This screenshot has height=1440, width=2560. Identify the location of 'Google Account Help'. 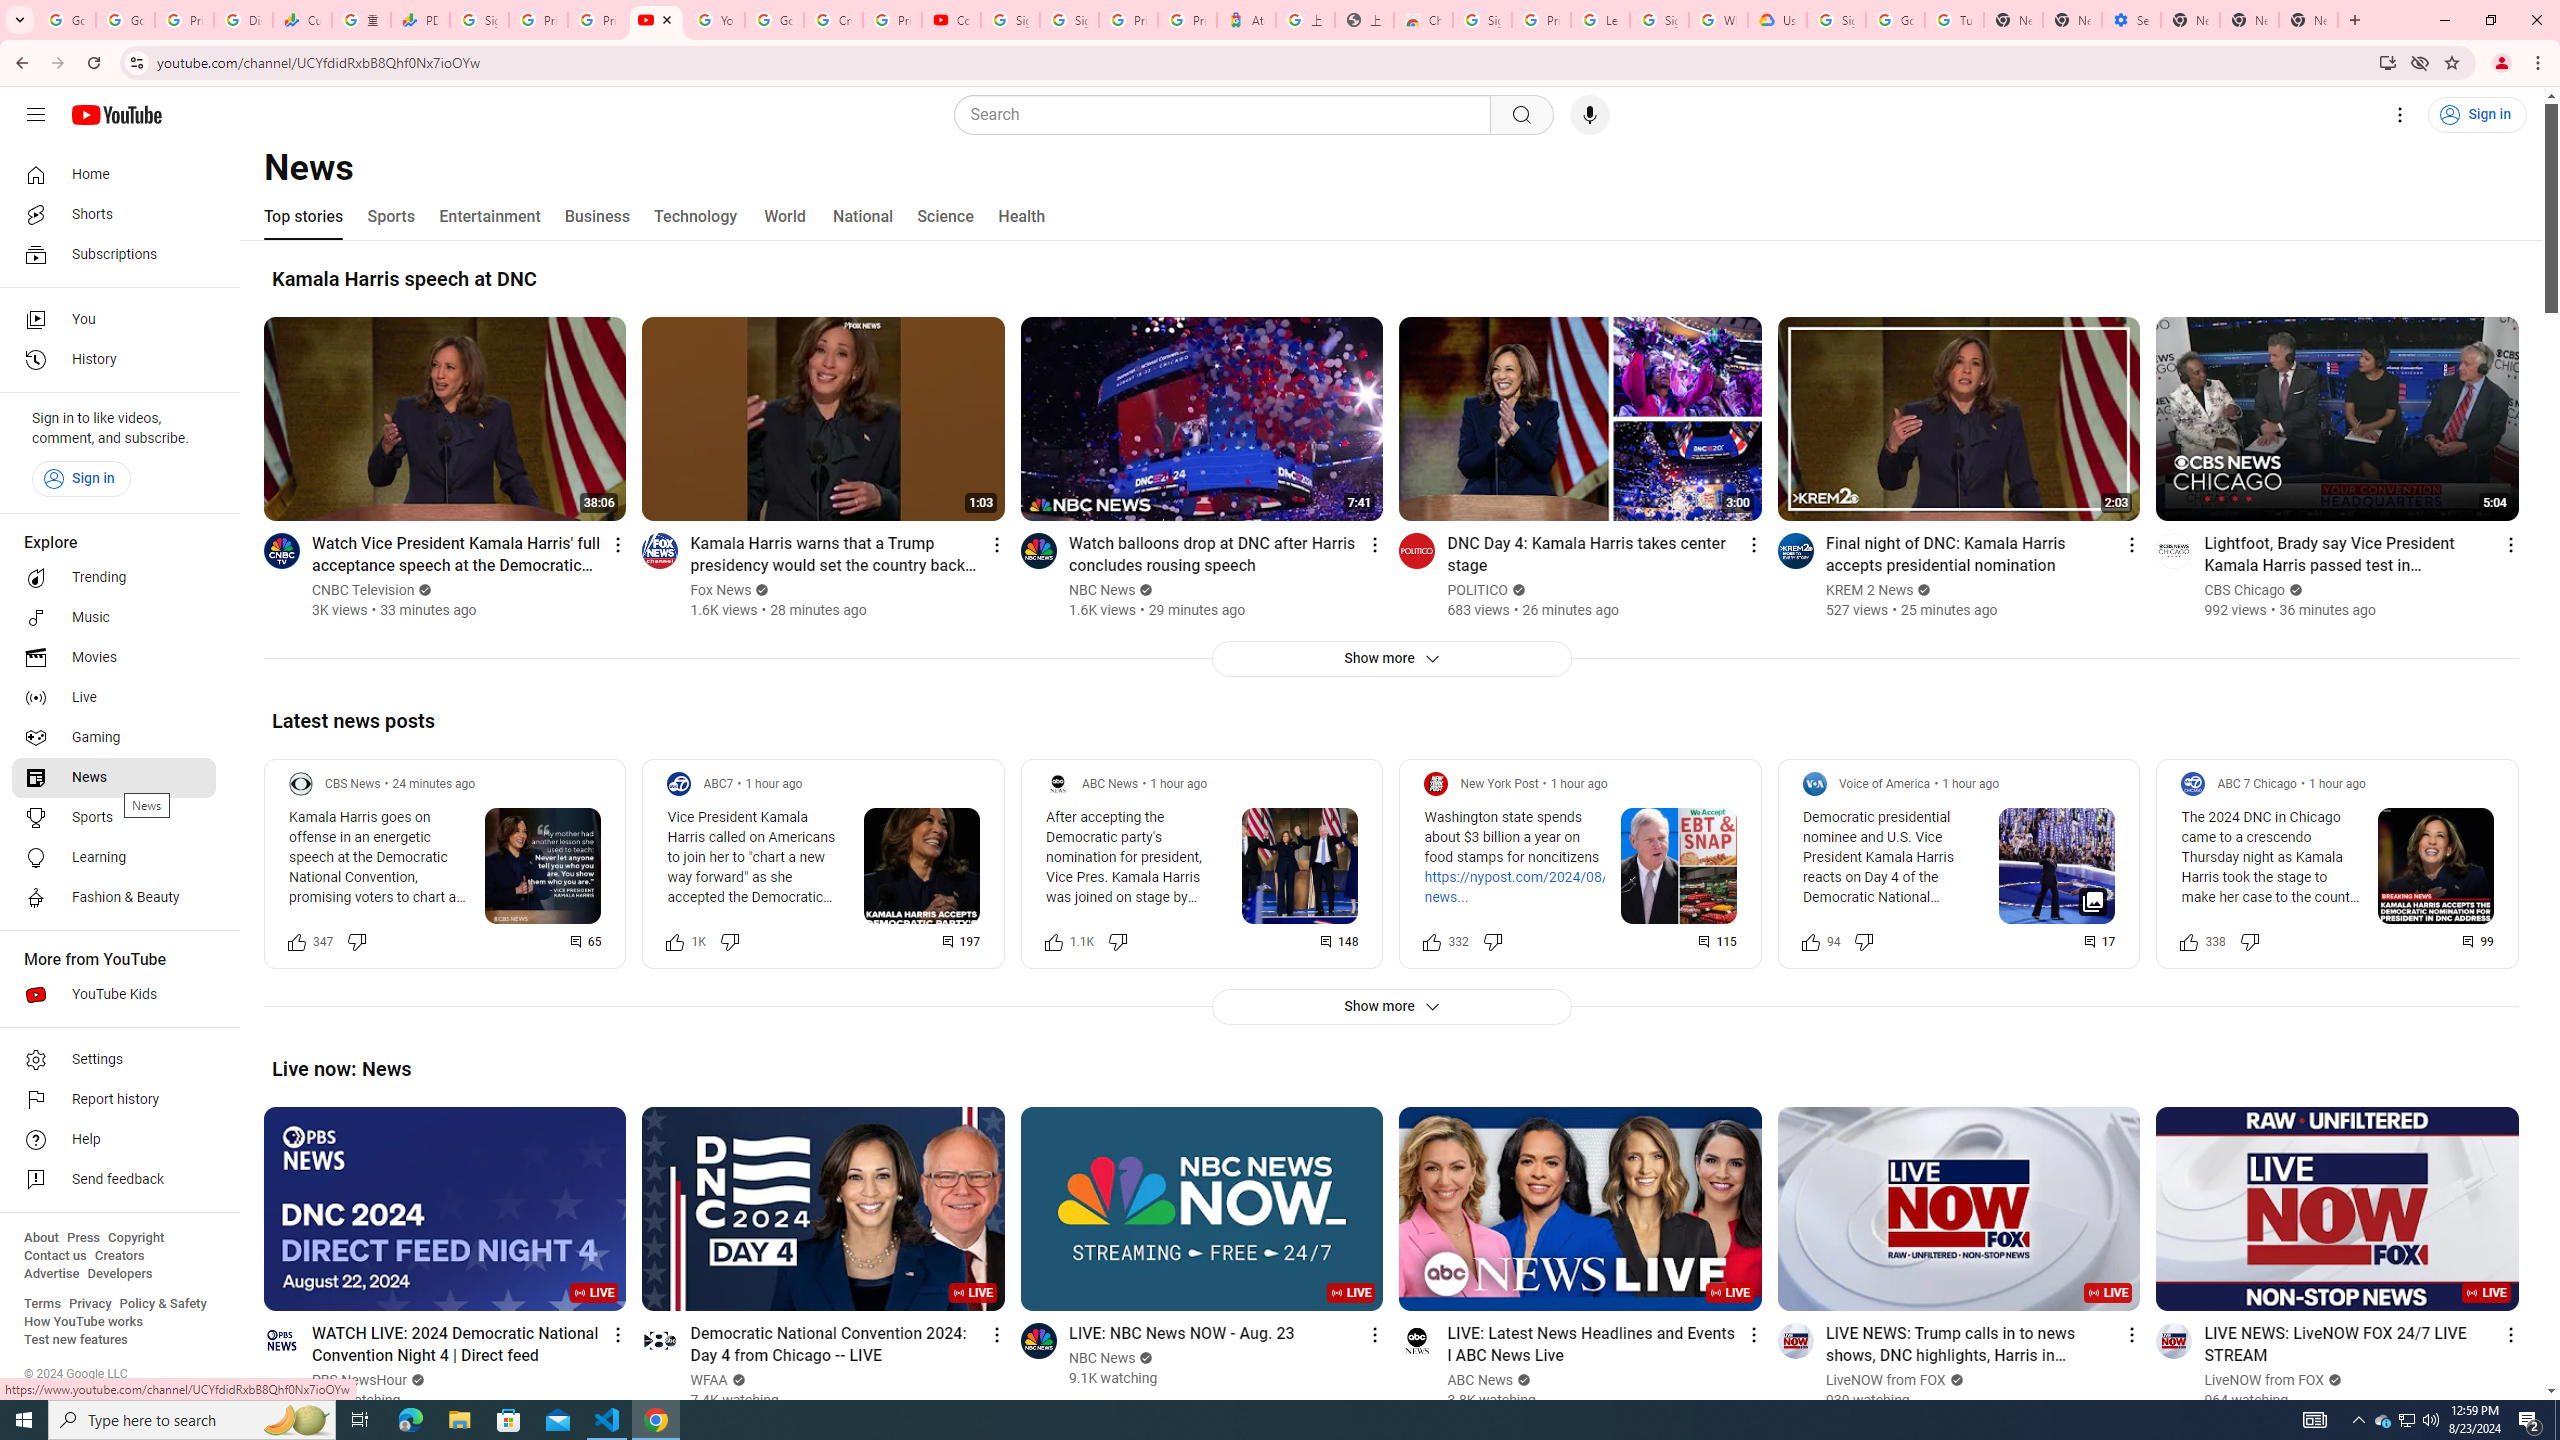
(1893, 19).